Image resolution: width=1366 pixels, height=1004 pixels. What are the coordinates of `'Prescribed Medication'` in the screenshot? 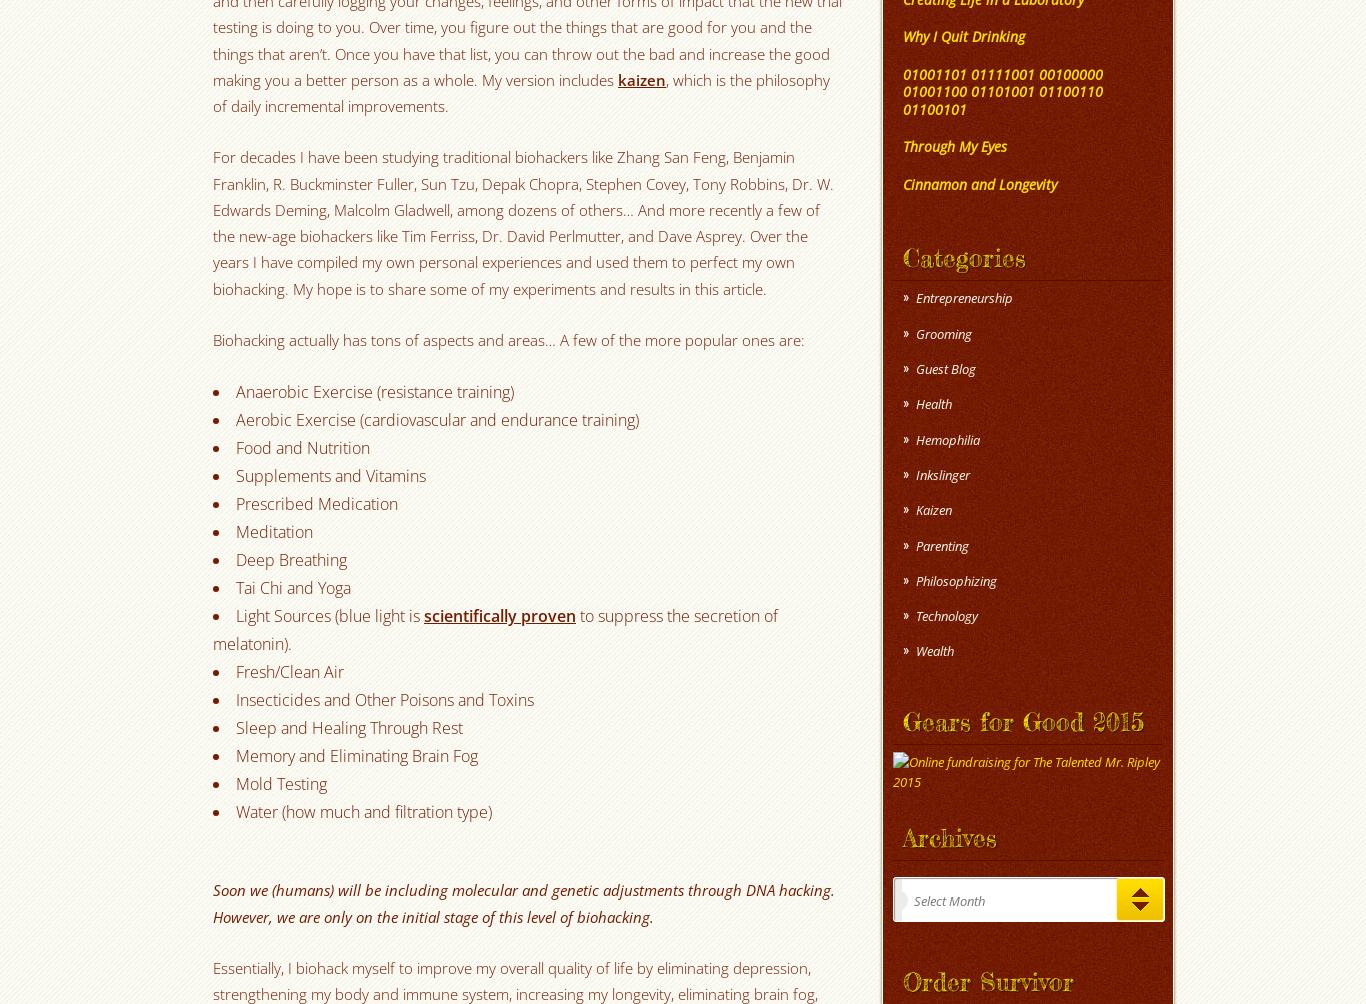 It's located at (236, 504).